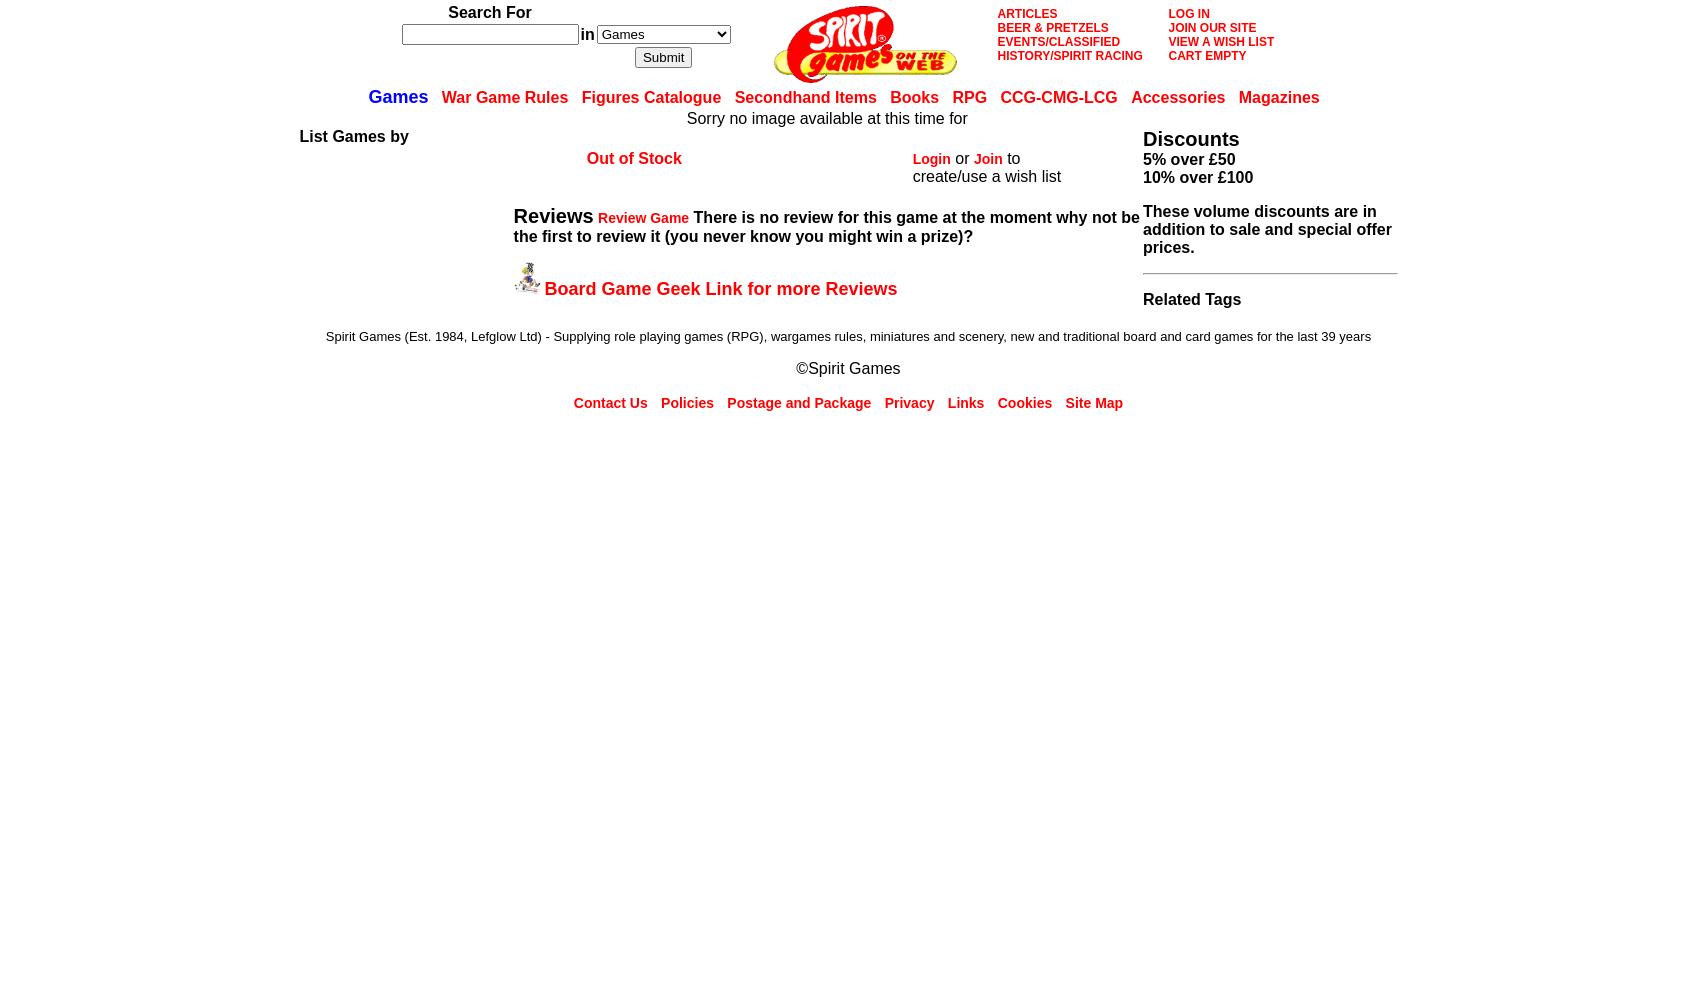  What do you see at coordinates (504, 96) in the screenshot?
I see `'War Game Rules'` at bounding box center [504, 96].